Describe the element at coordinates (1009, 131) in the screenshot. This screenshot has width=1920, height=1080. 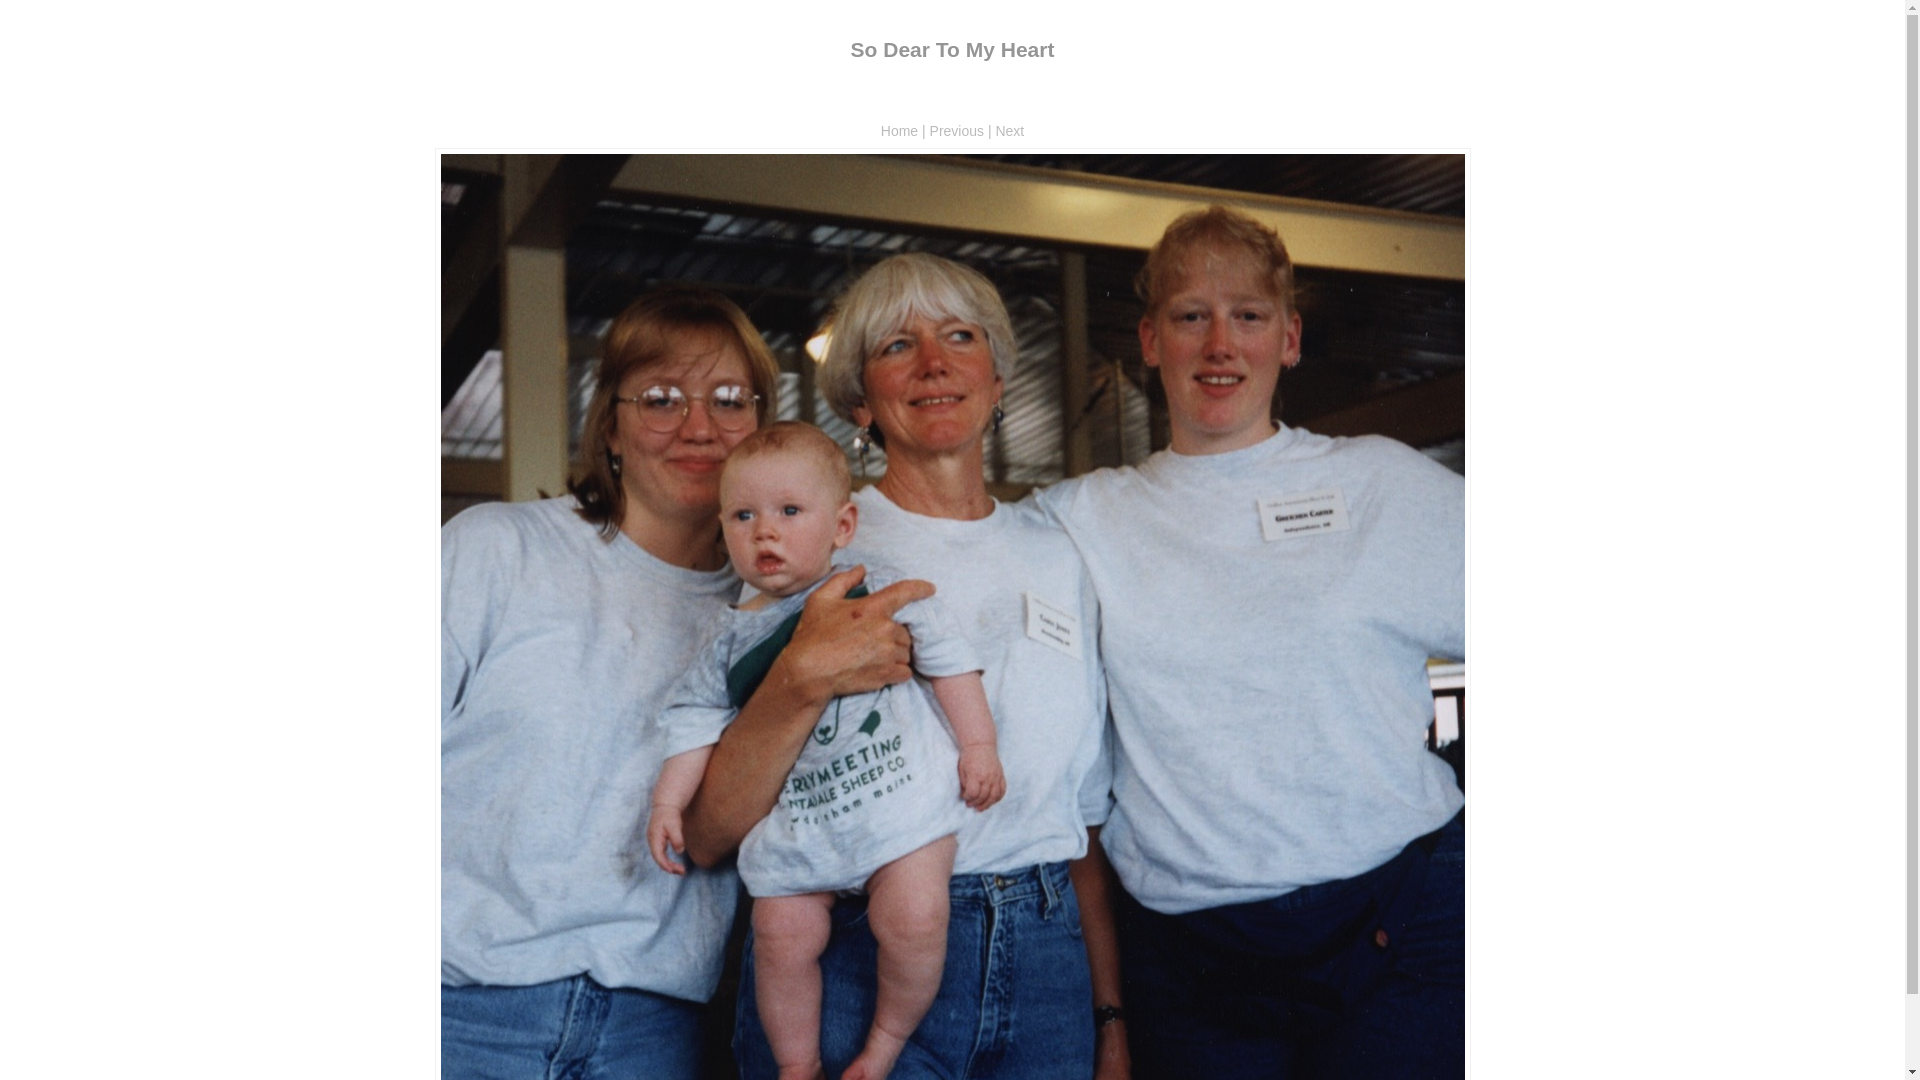
I see `'Next'` at that location.